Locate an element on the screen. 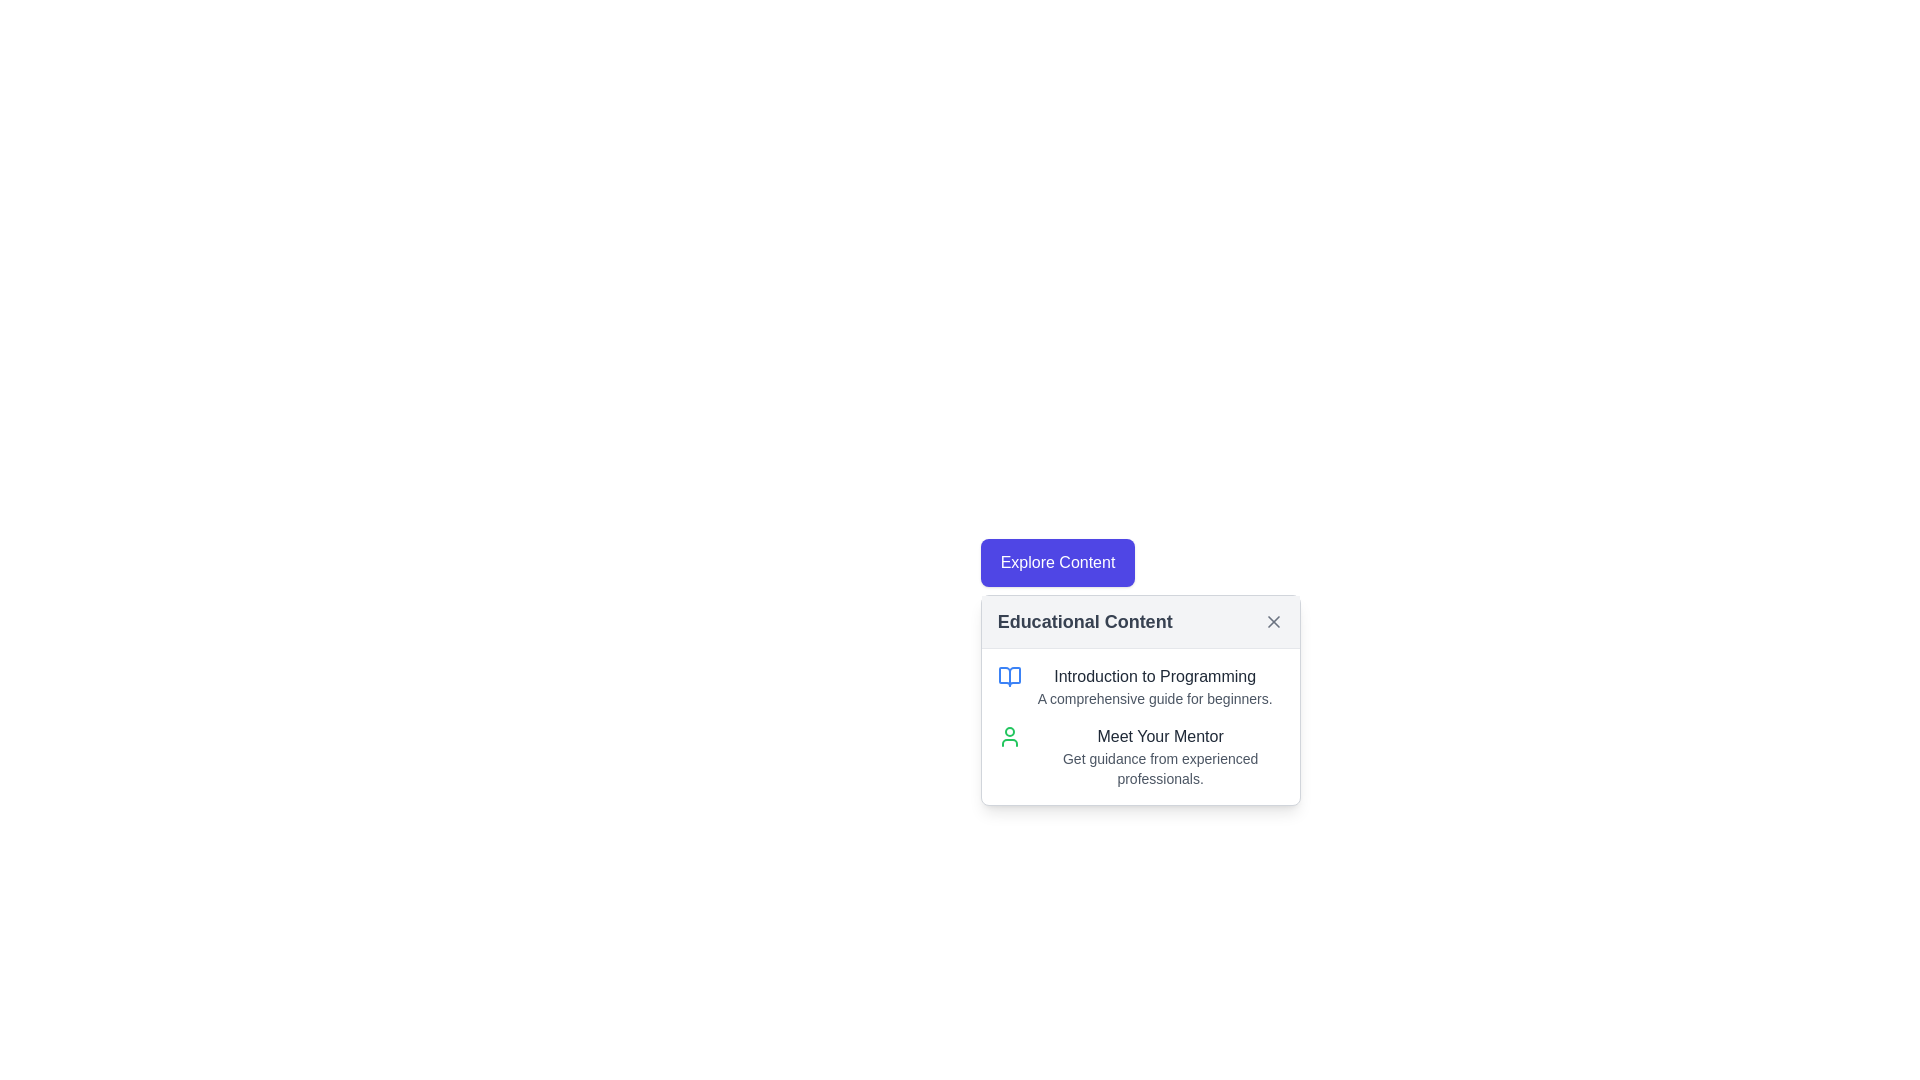  text from the Text Label that serves as a title or header for the mentorship content, located near the bottom of the pop-up box is located at coordinates (1160, 736).